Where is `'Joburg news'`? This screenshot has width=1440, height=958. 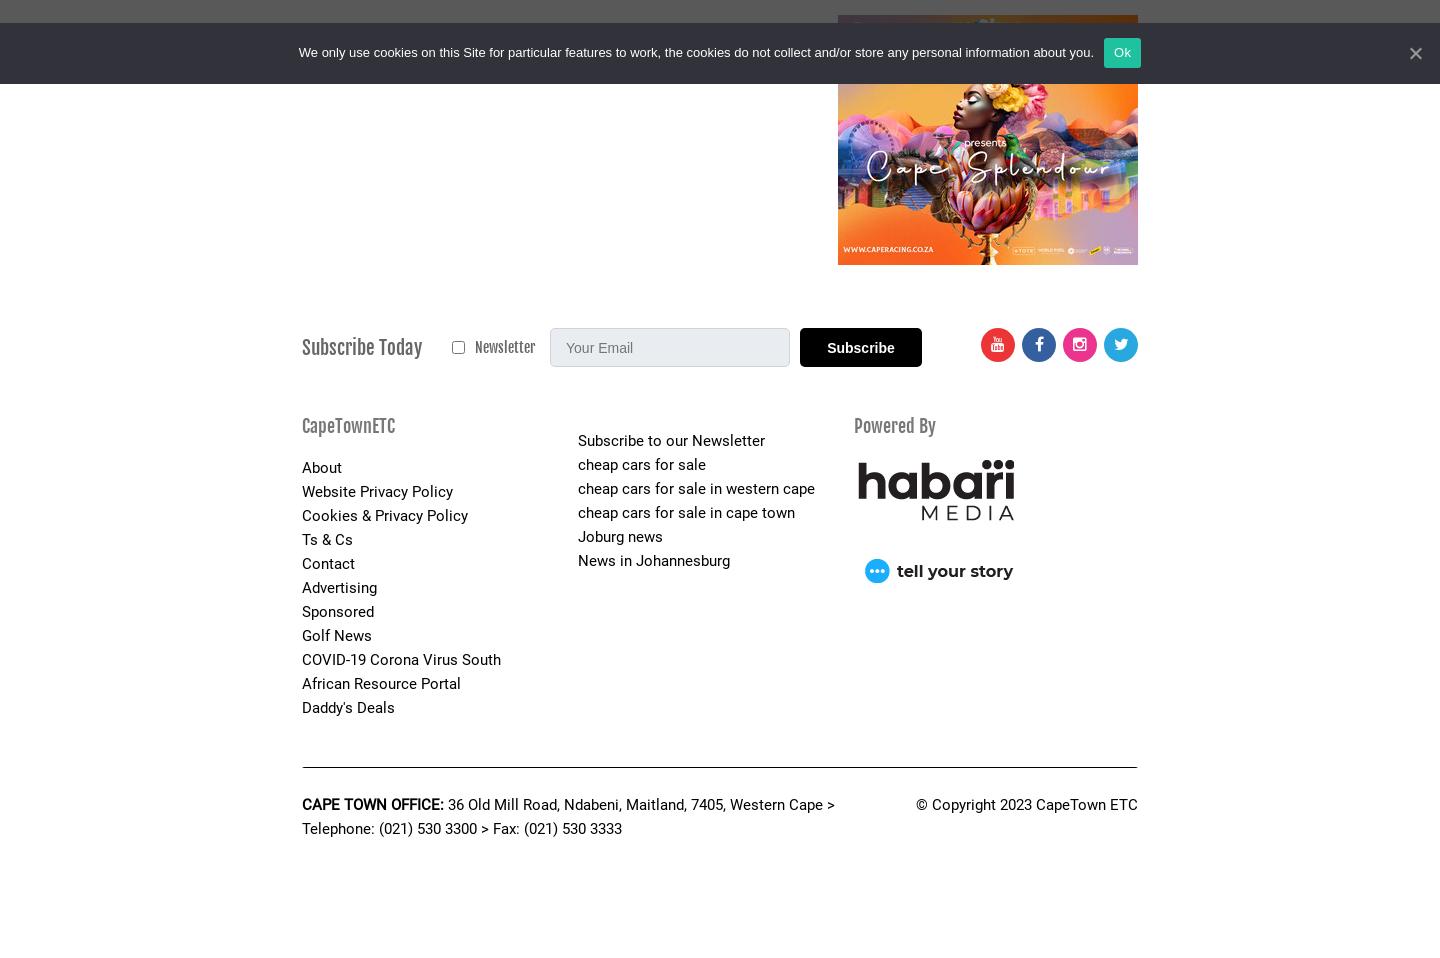 'Joburg news' is located at coordinates (618, 535).